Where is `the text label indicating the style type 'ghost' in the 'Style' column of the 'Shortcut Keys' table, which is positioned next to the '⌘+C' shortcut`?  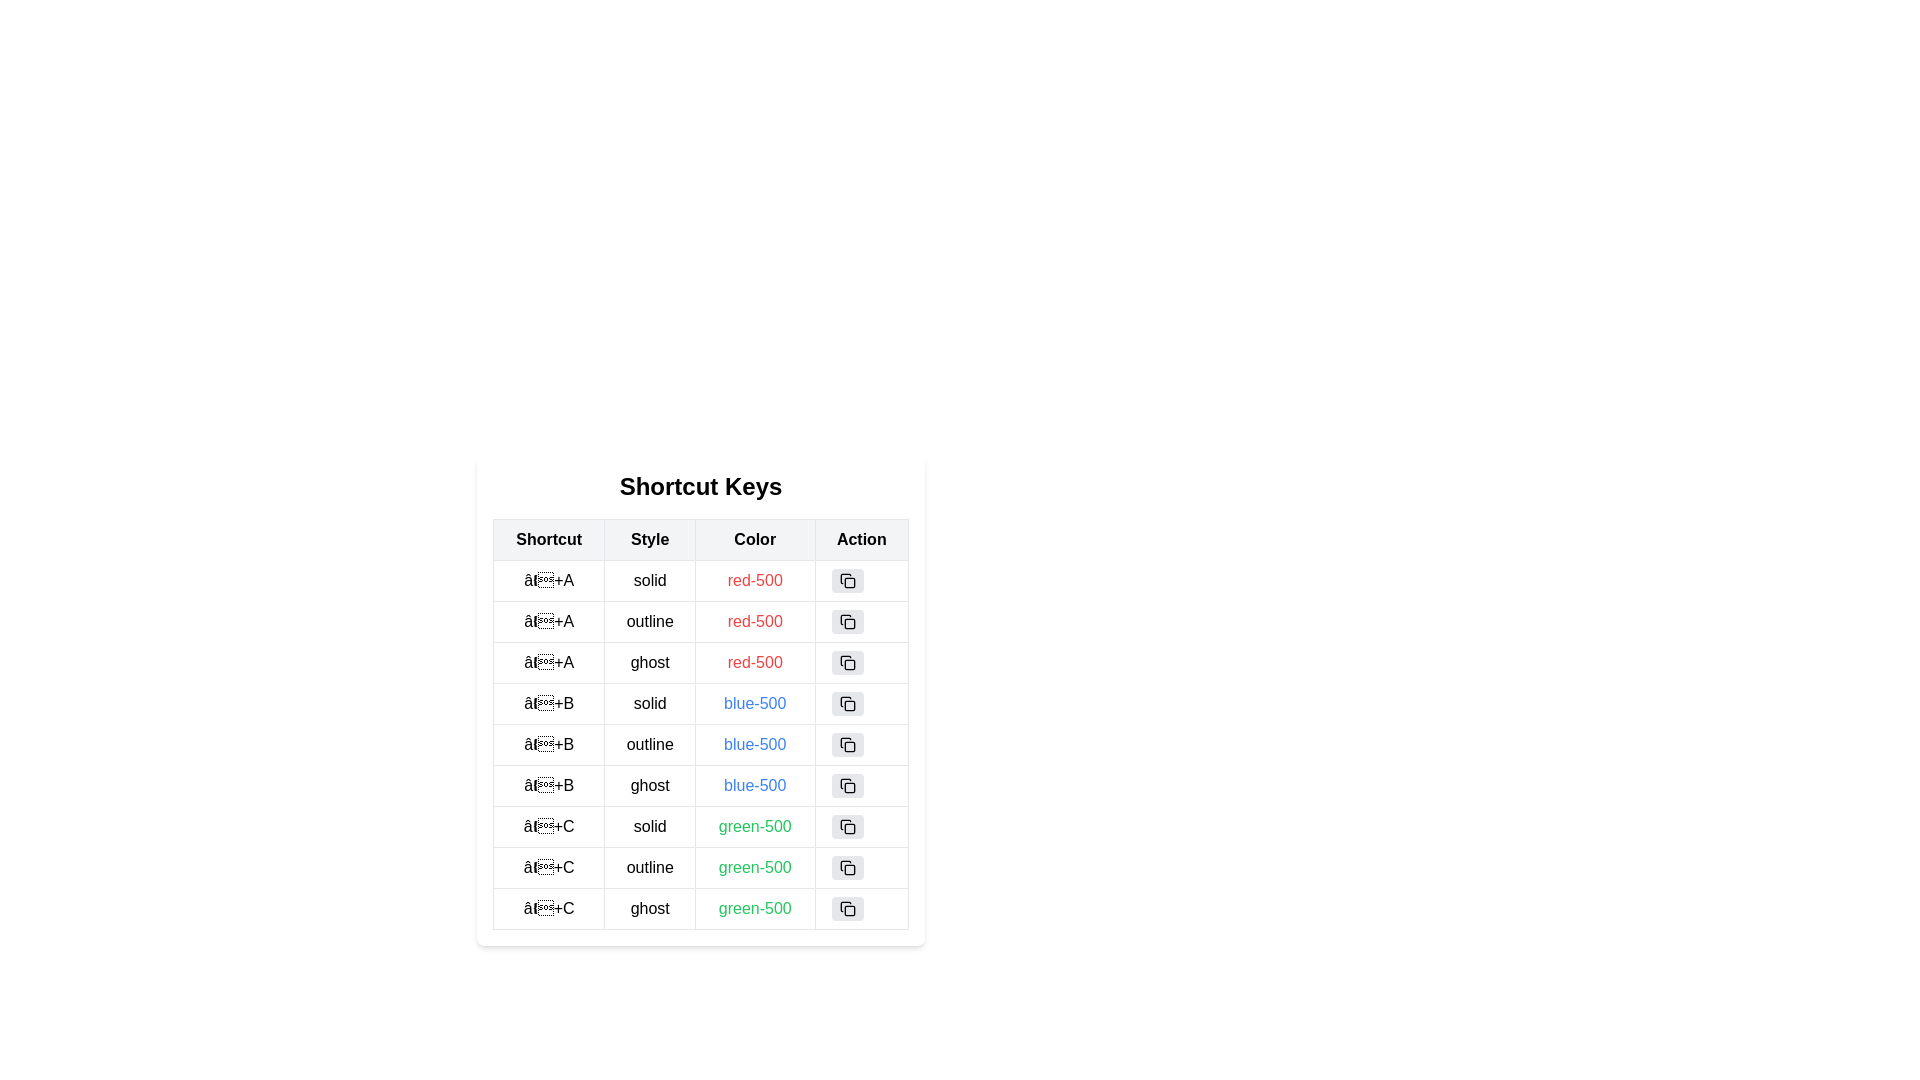 the text label indicating the style type 'ghost' in the 'Style' column of the 'Shortcut Keys' table, which is positioned next to the '⌘+C' shortcut is located at coordinates (650, 909).